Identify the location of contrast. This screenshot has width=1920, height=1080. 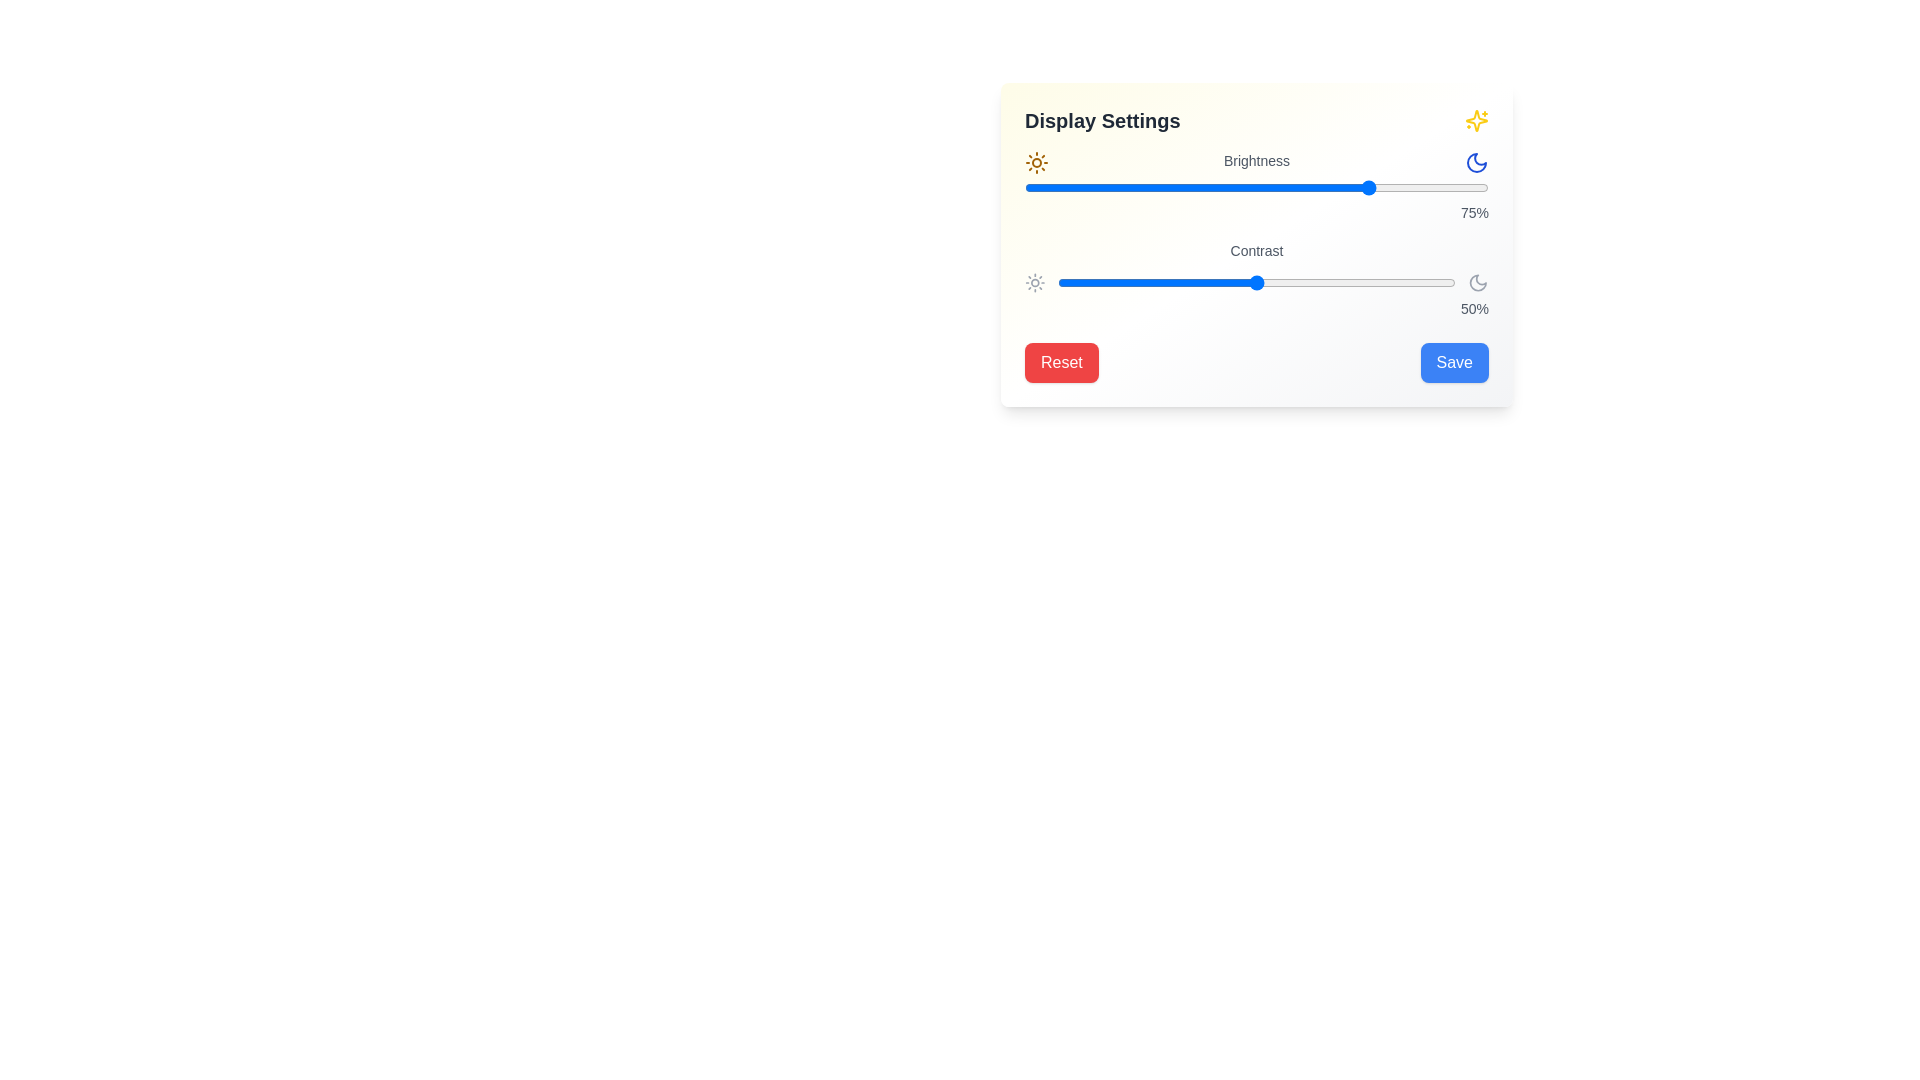
(1100, 282).